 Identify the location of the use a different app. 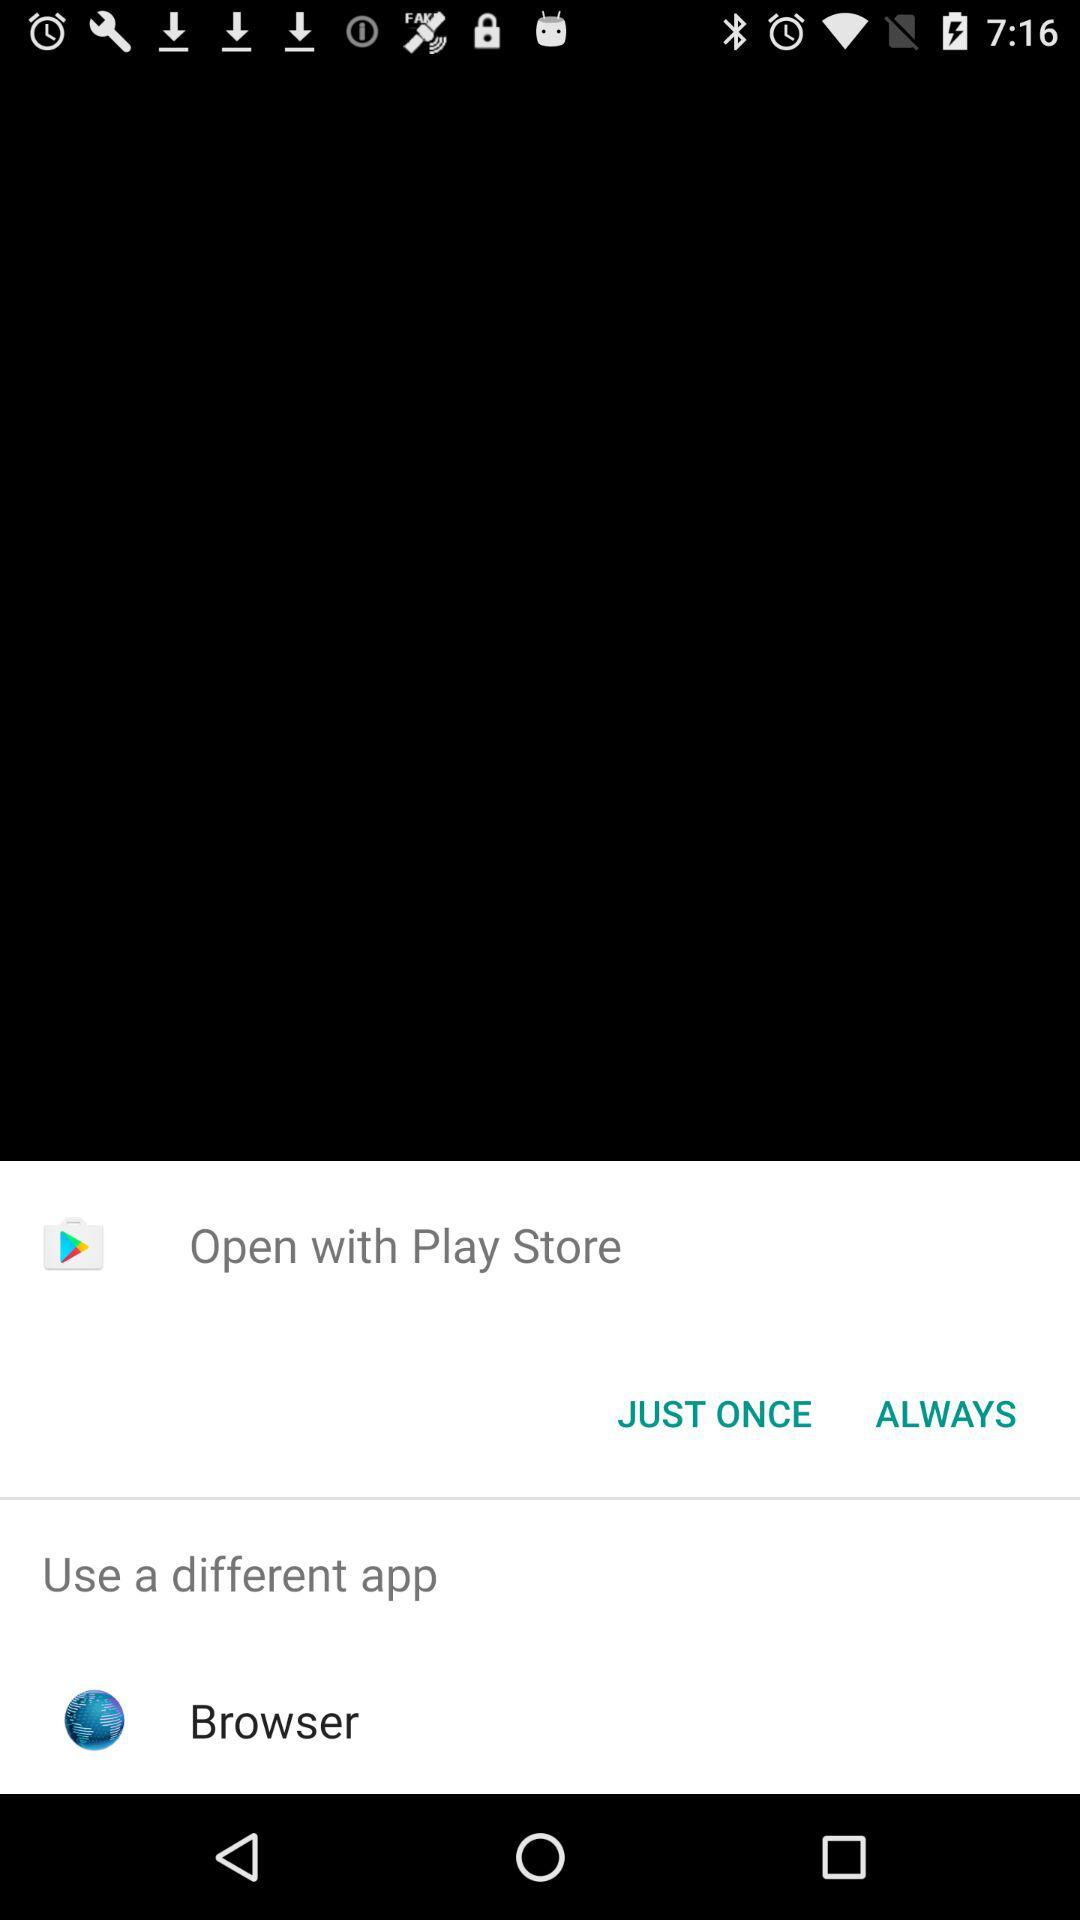
(540, 1572).